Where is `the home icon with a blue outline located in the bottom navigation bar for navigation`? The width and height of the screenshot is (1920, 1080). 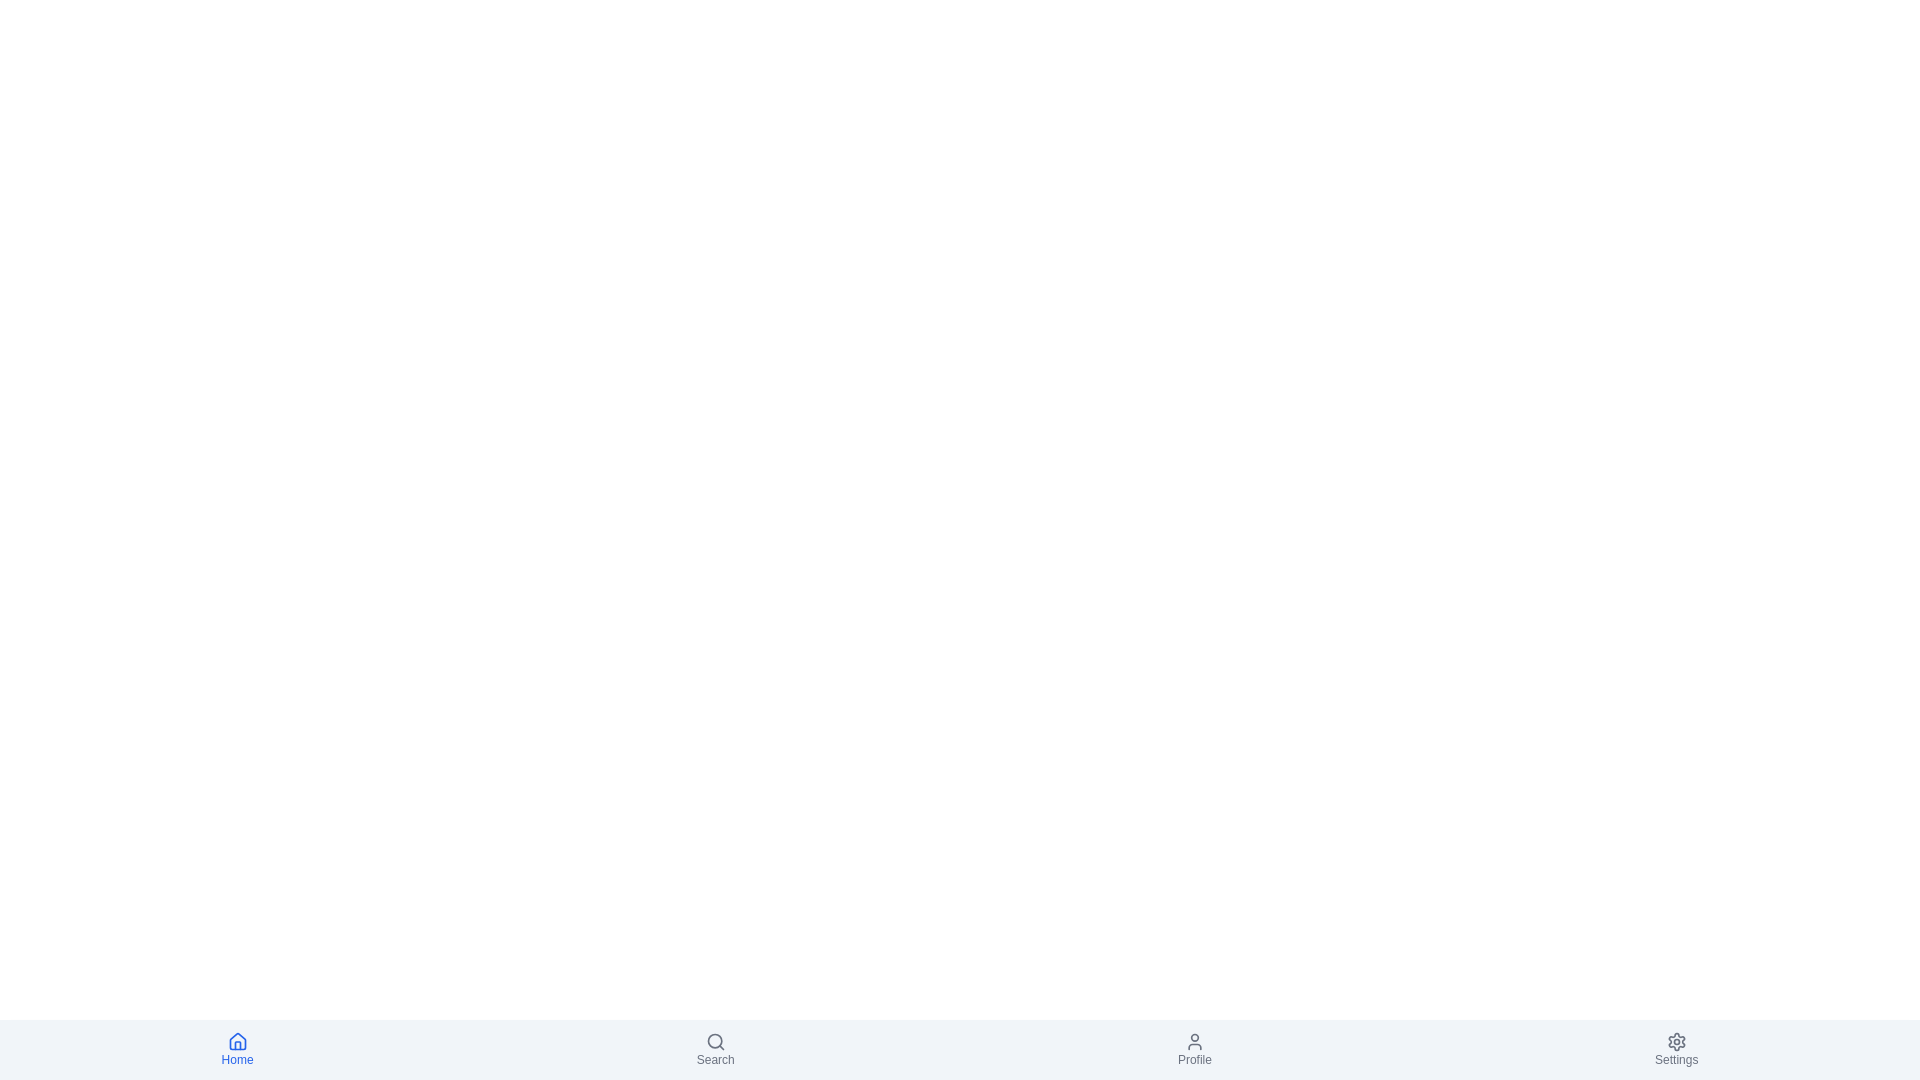 the home icon with a blue outline located in the bottom navigation bar for navigation is located at coordinates (237, 1040).